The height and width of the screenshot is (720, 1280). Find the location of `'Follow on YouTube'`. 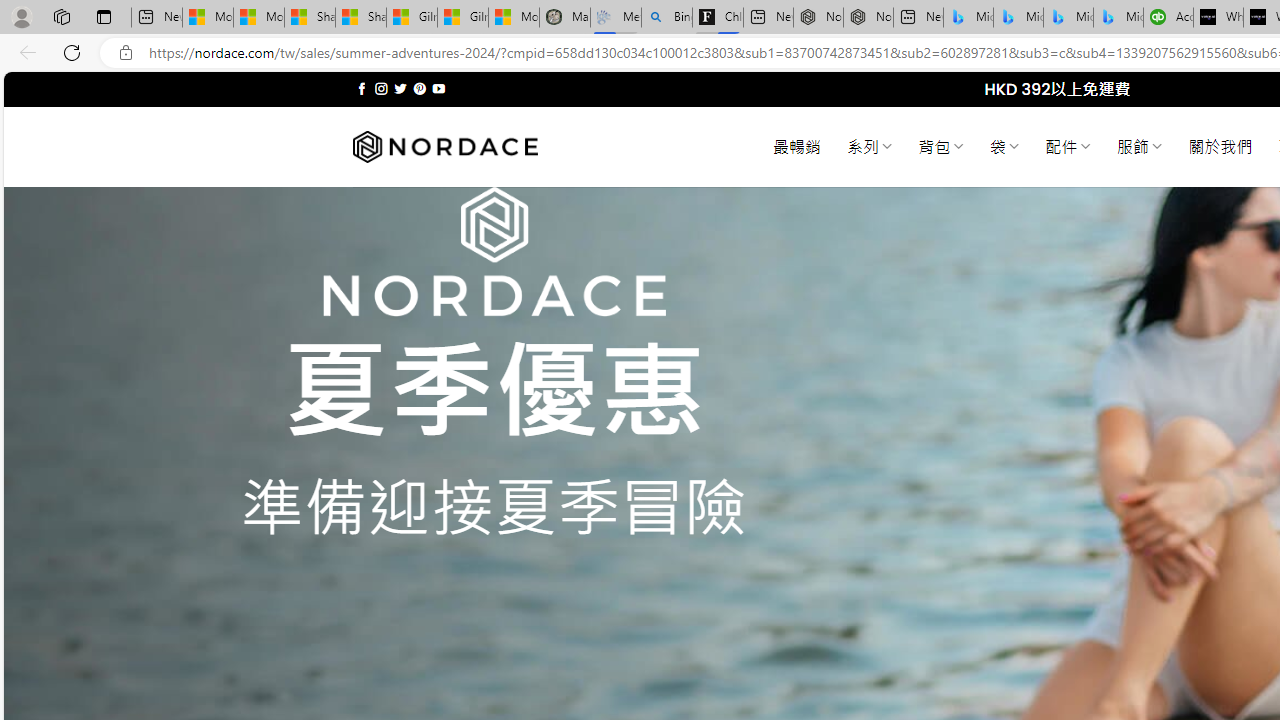

'Follow on YouTube' is located at coordinates (438, 88).